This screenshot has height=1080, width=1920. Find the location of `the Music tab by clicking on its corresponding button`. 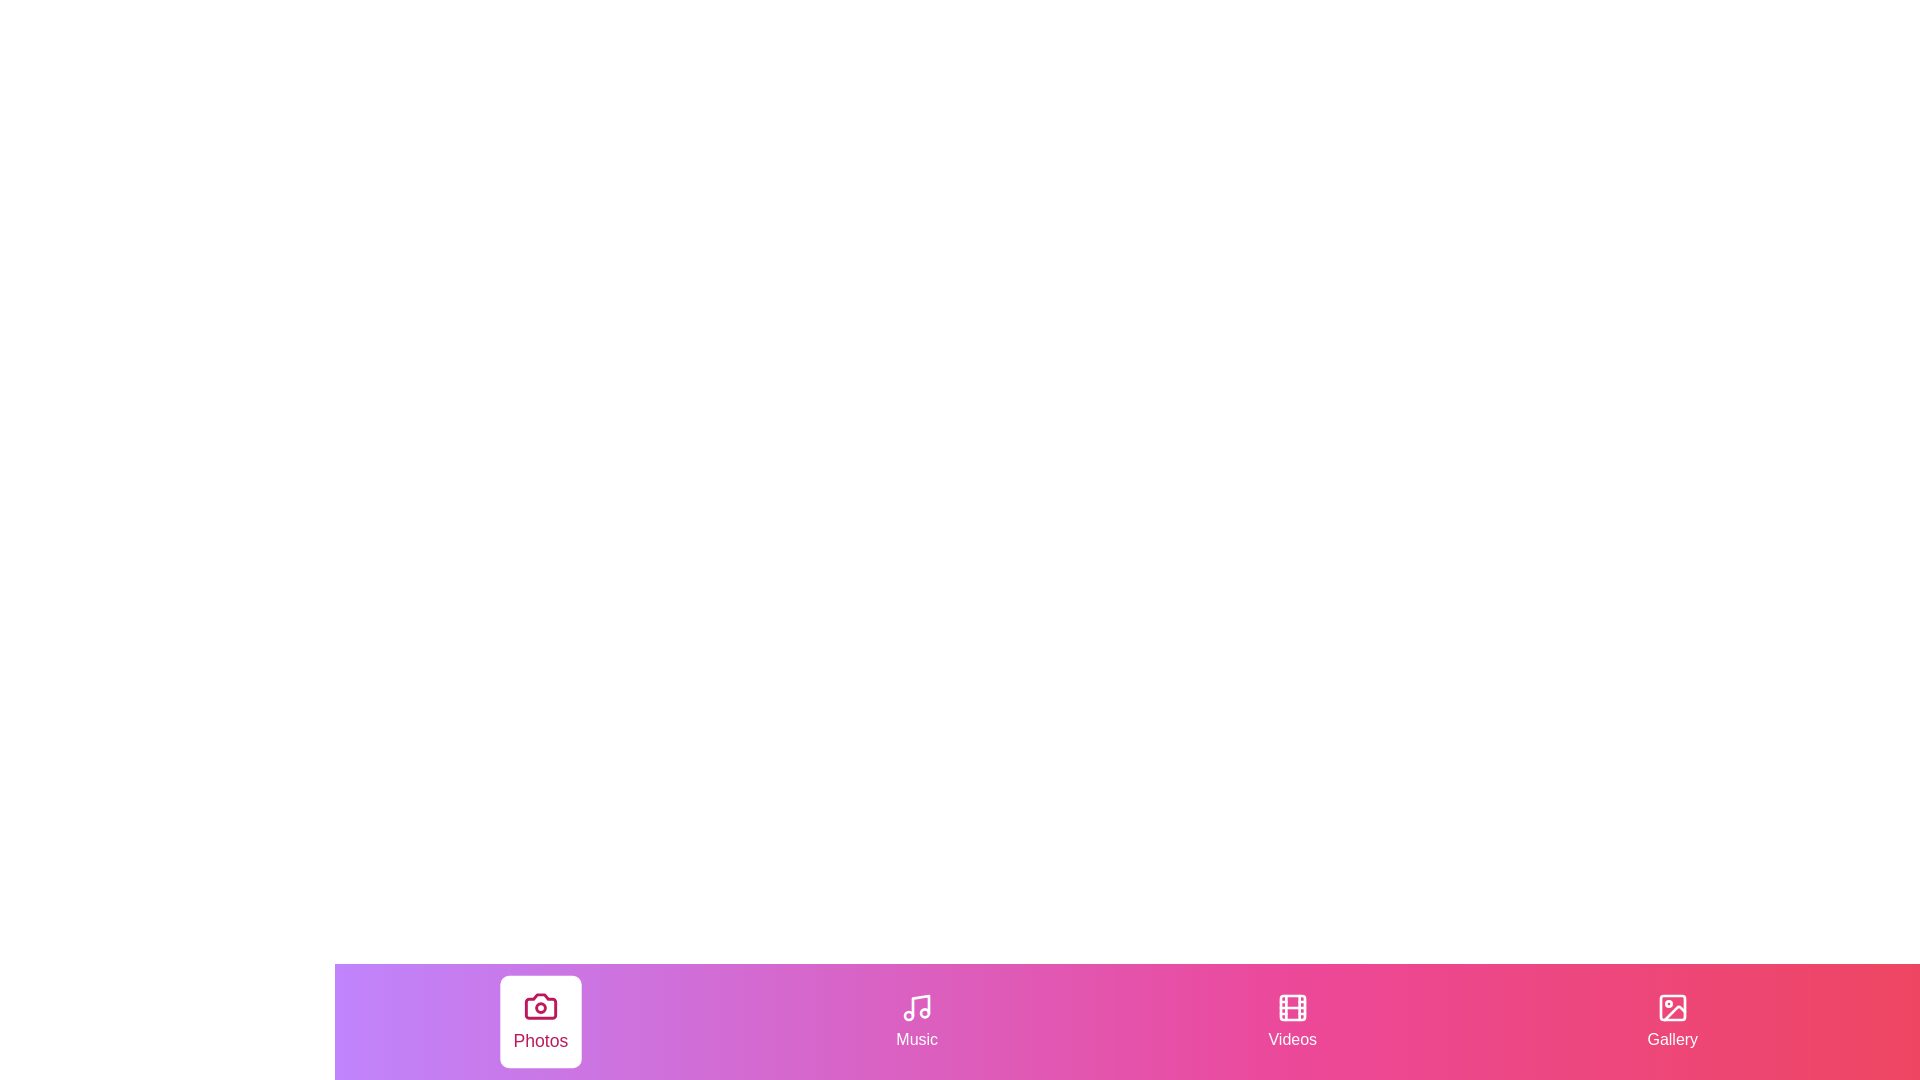

the Music tab by clicking on its corresponding button is located at coordinates (916, 1022).